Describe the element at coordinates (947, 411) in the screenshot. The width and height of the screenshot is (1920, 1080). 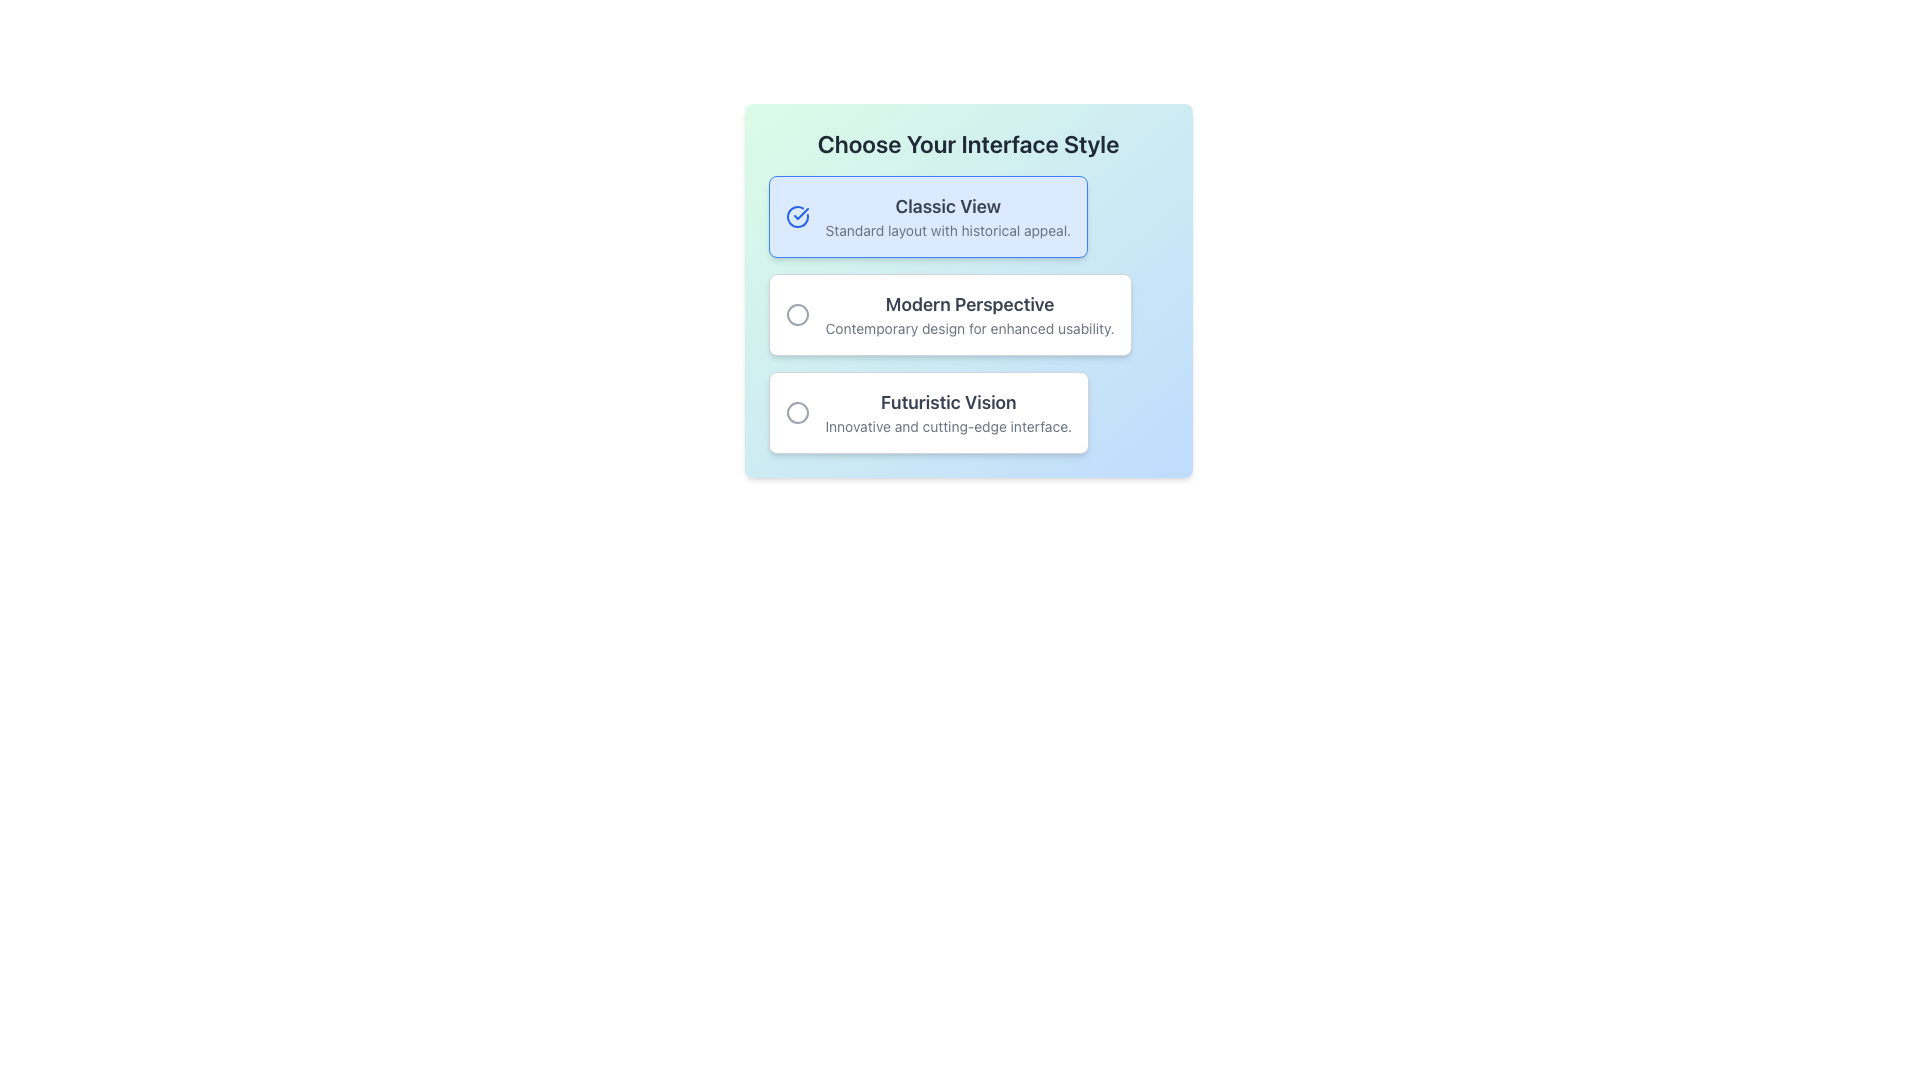
I see `text of the third option label in the 'Choose Your Interface Style' selection, which is positioned beneath the 'Modern Perspective' option` at that location.